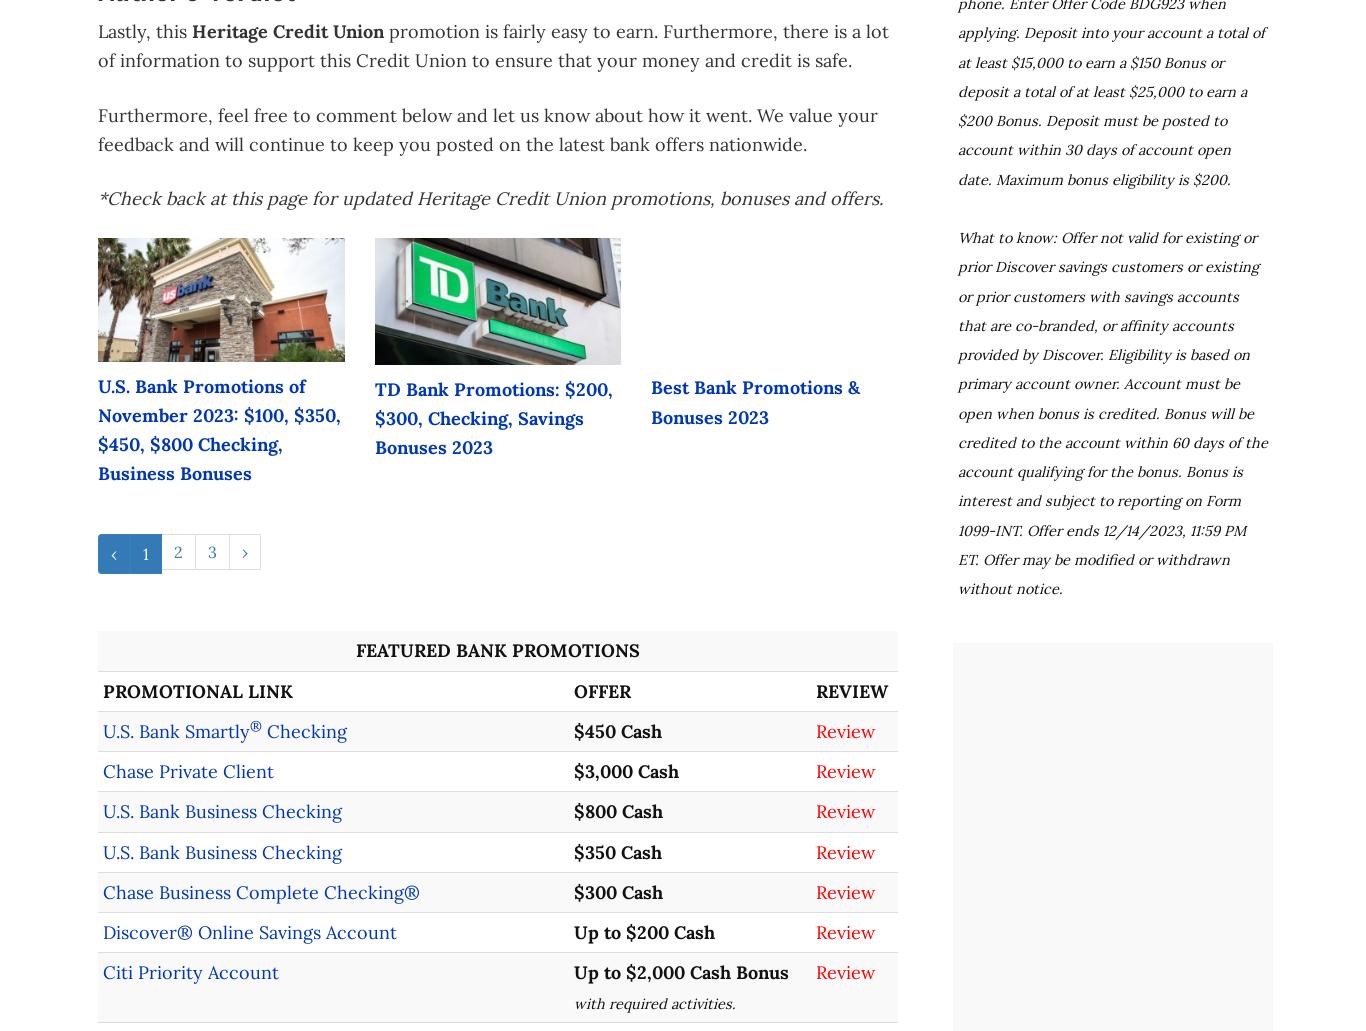  What do you see at coordinates (572, 810) in the screenshot?
I see `'$800 Cash'` at bounding box center [572, 810].